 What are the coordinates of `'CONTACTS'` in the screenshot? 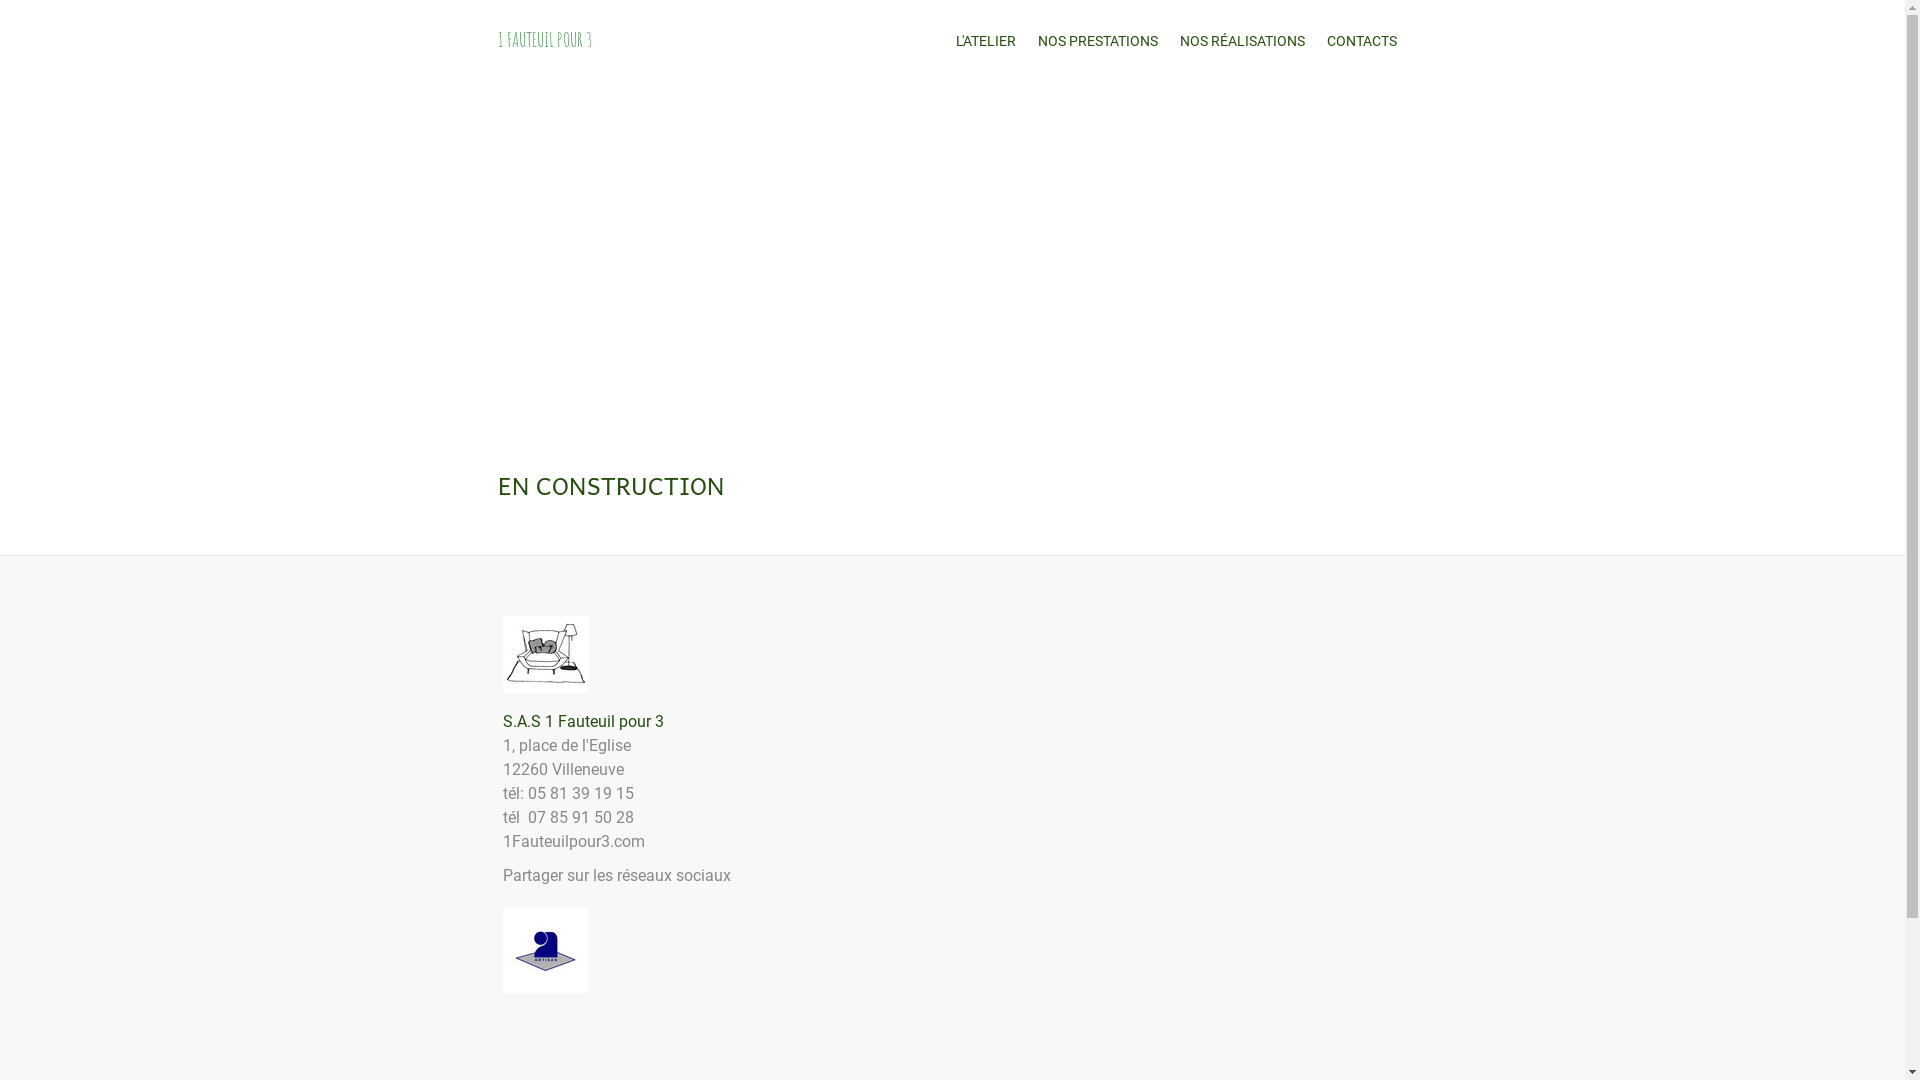 It's located at (1361, 41).